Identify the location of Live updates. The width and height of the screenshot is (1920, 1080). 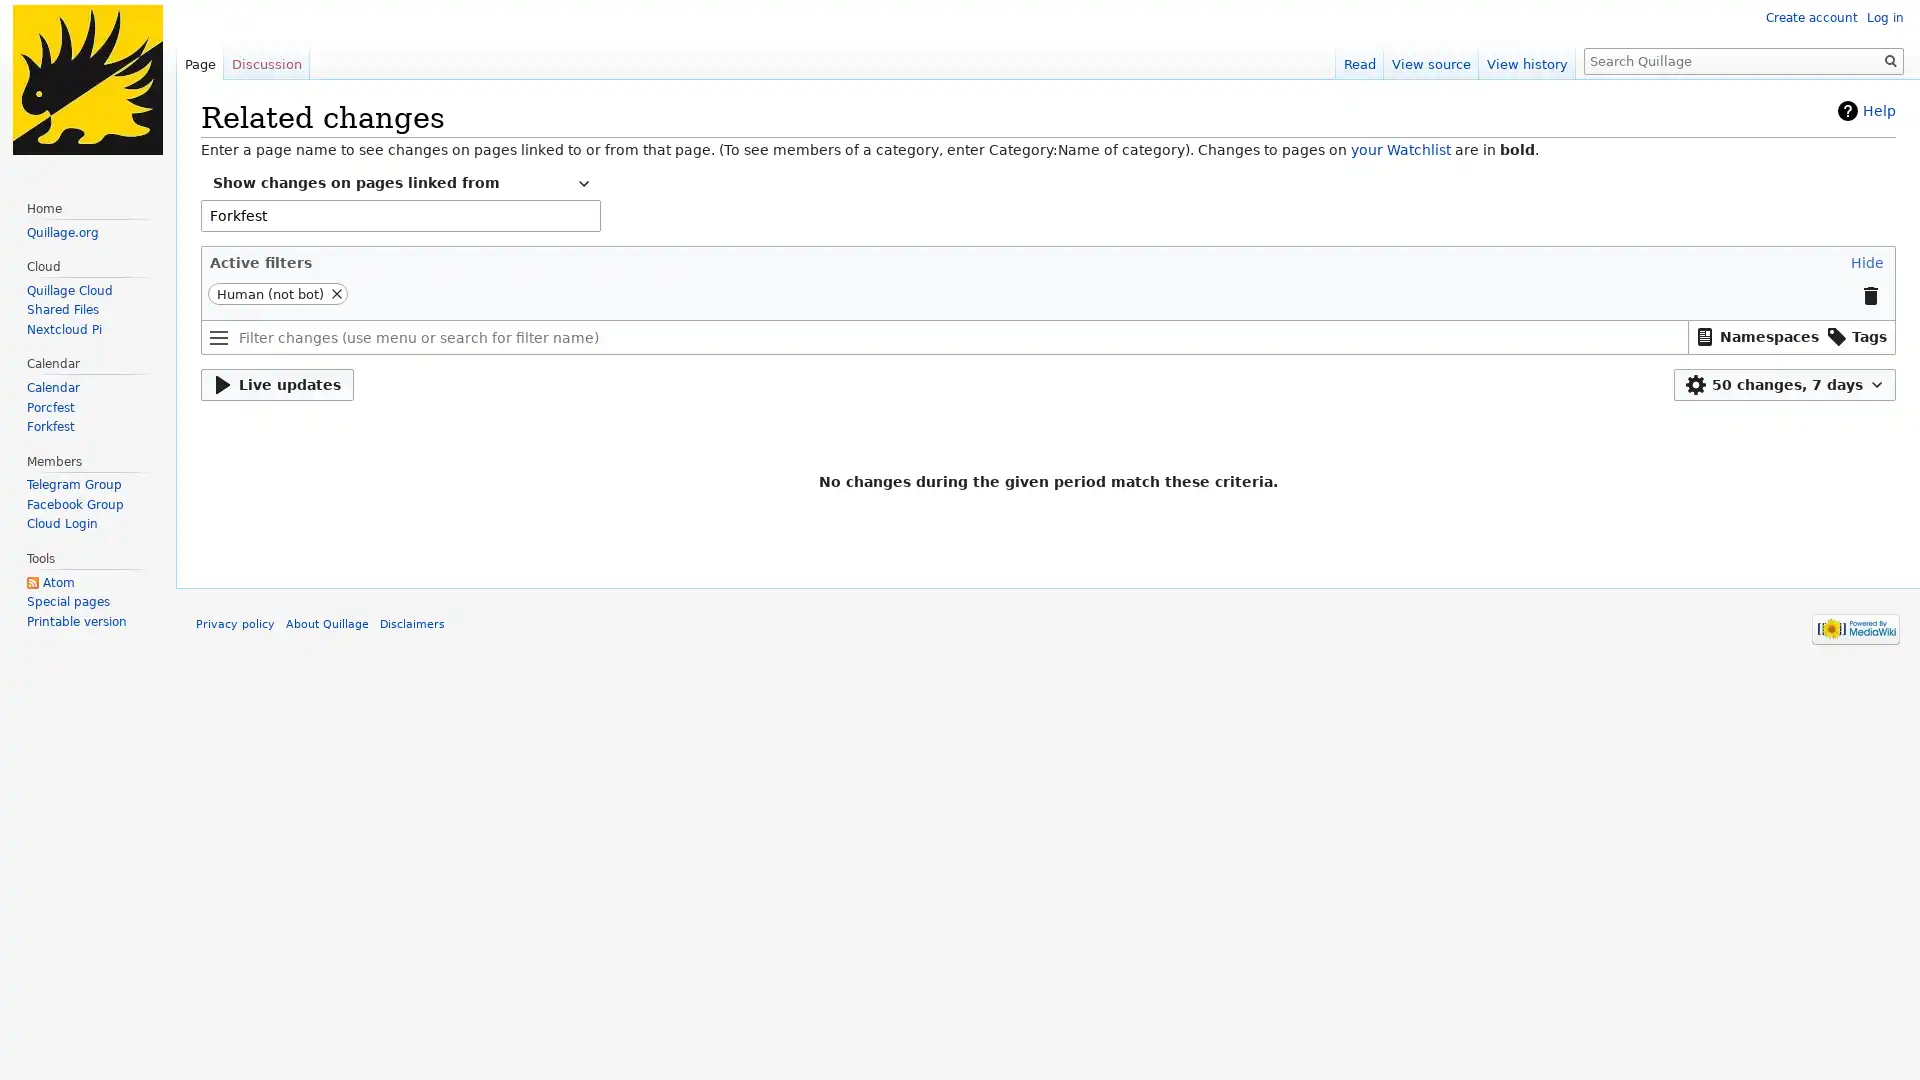
(276, 385).